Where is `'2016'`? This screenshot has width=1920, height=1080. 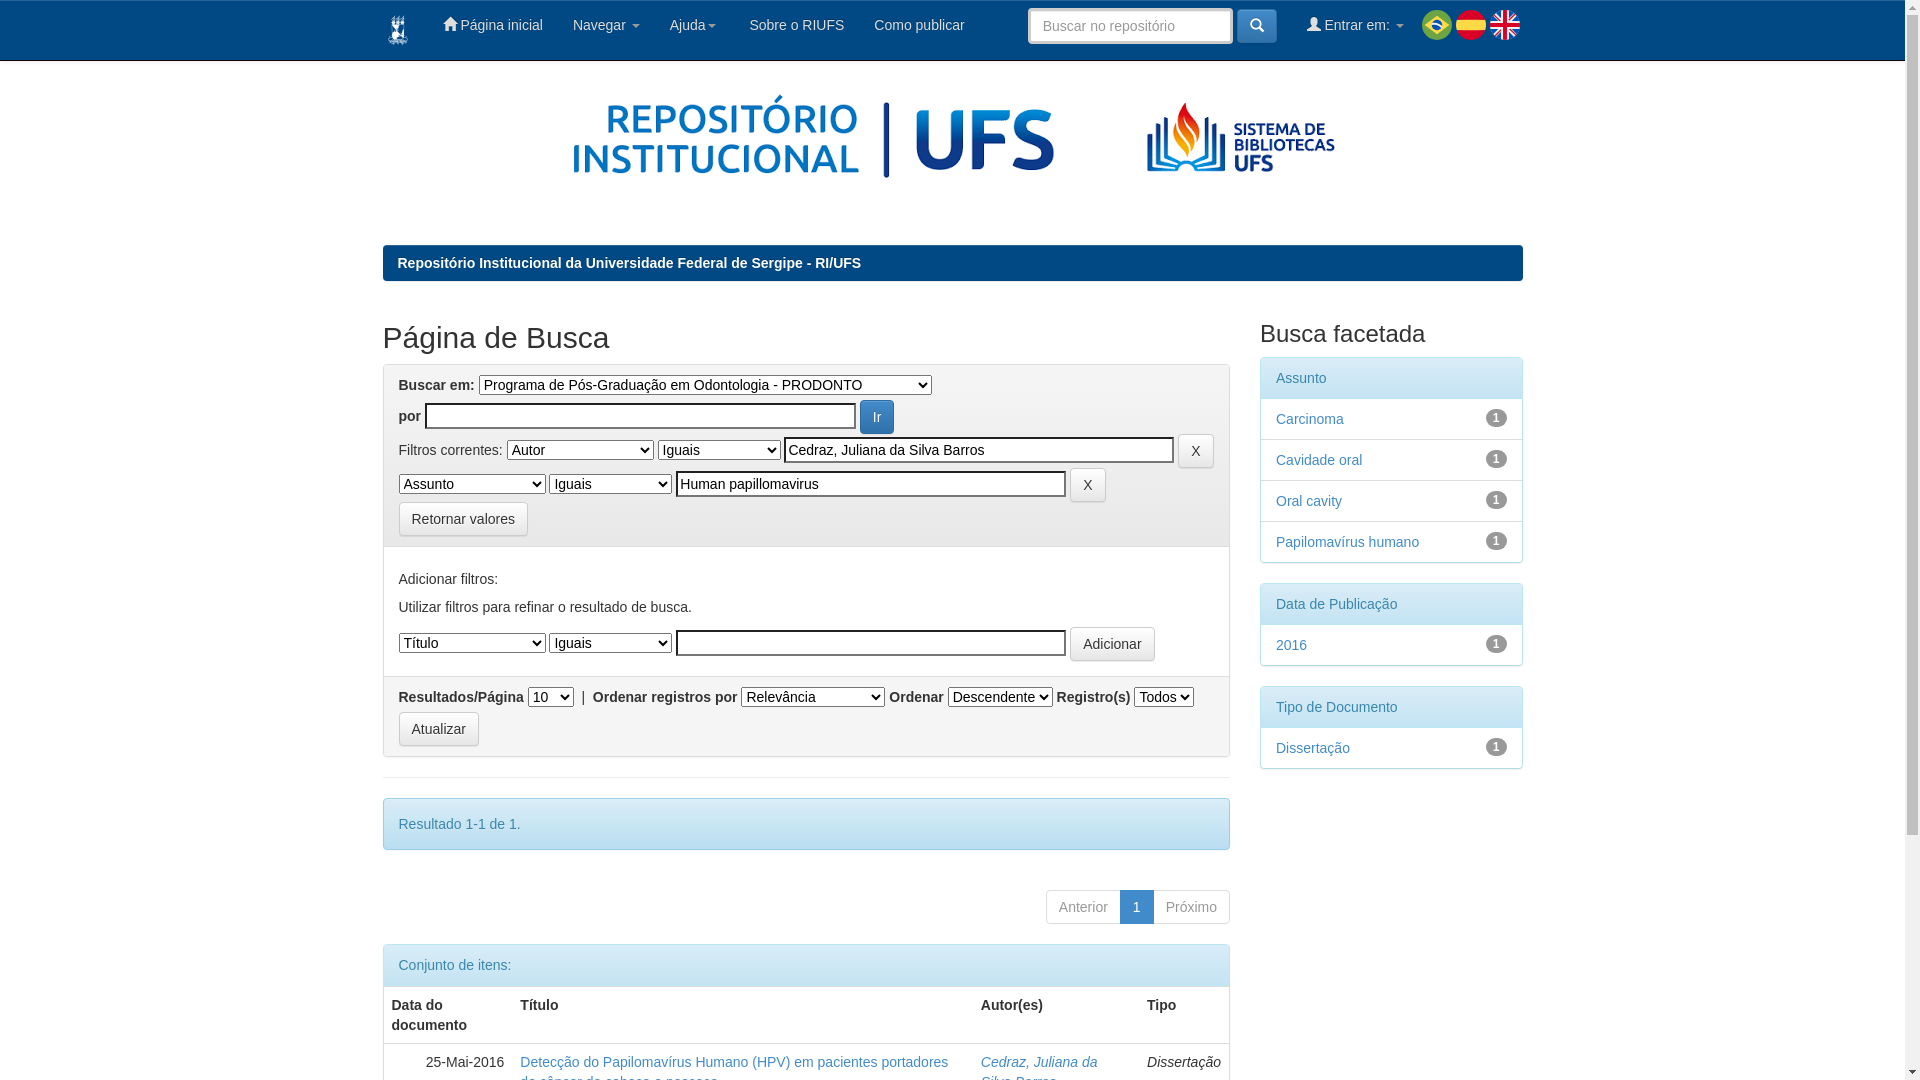
'2016' is located at coordinates (1291, 644).